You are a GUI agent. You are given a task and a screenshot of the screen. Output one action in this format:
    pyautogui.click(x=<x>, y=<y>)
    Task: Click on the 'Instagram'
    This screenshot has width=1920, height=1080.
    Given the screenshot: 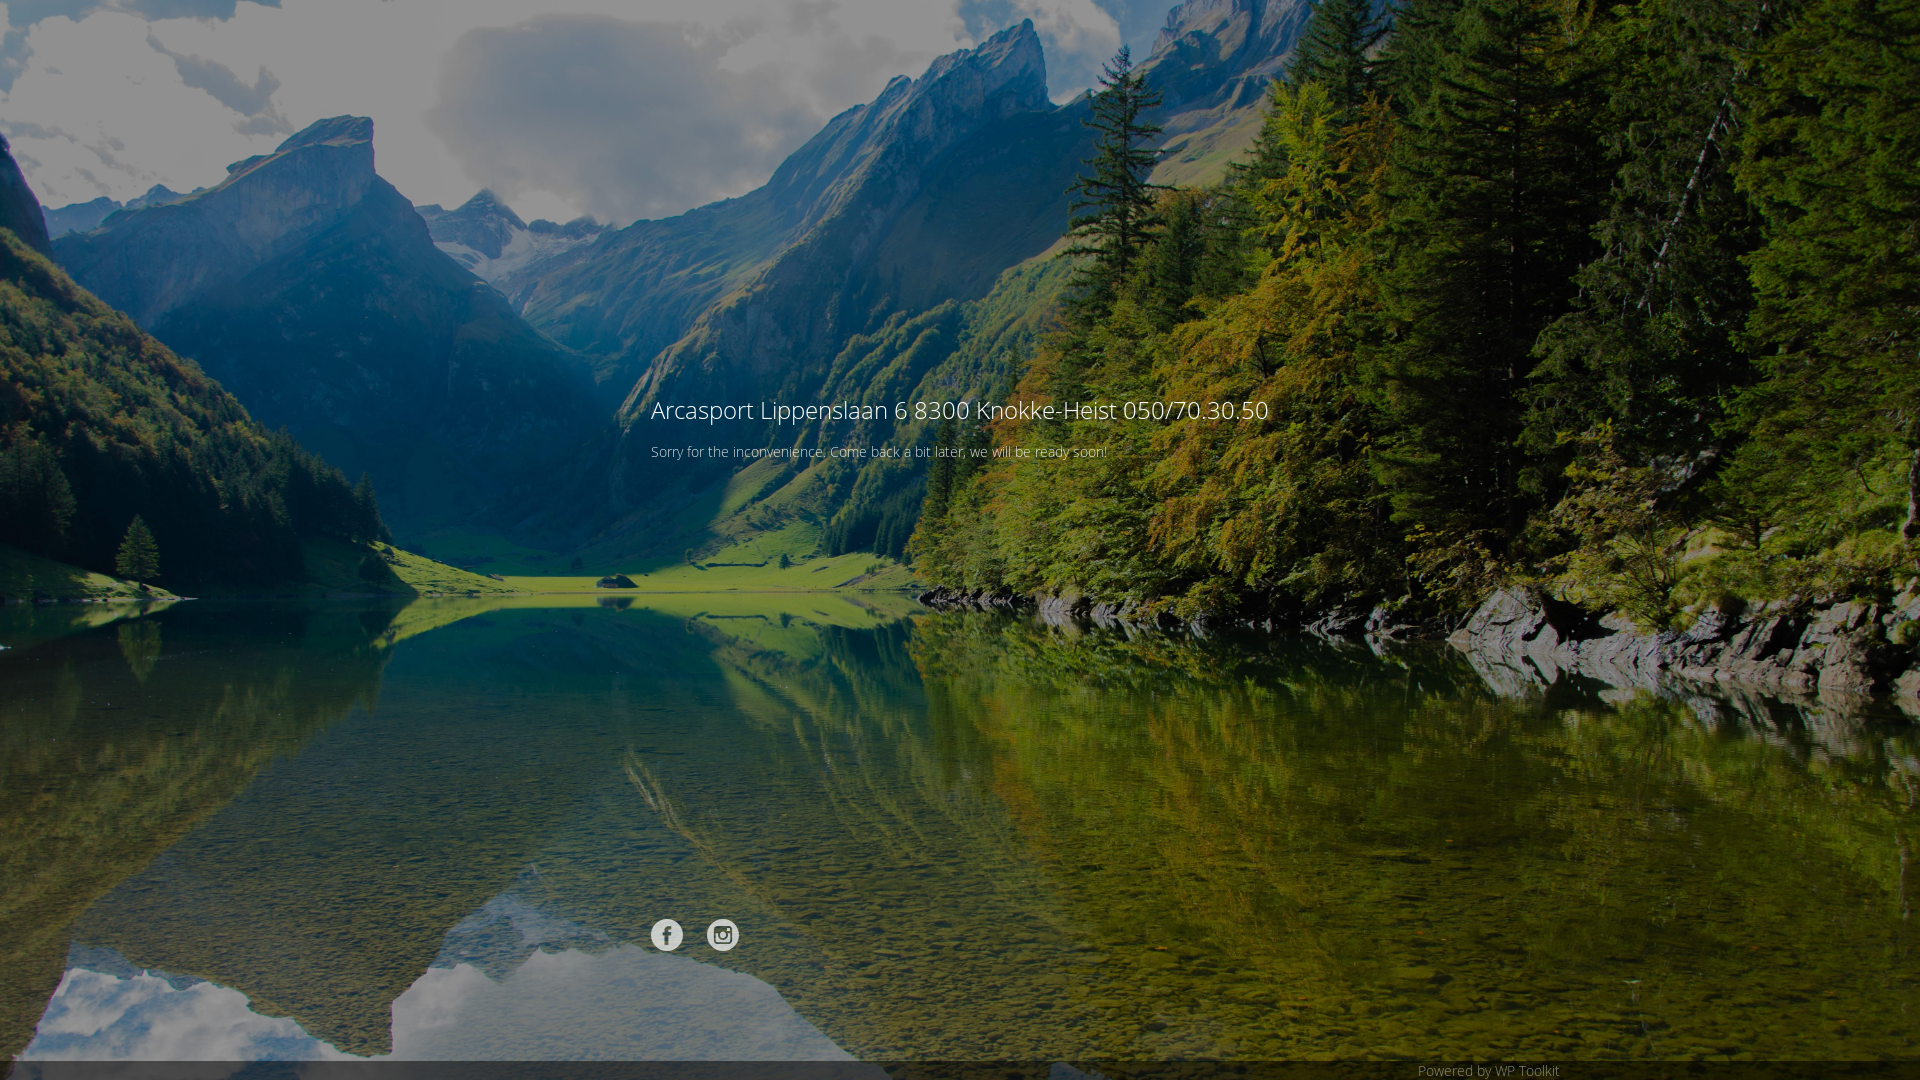 What is the action you would take?
    pyautogui.click(x=706, y=934)
    